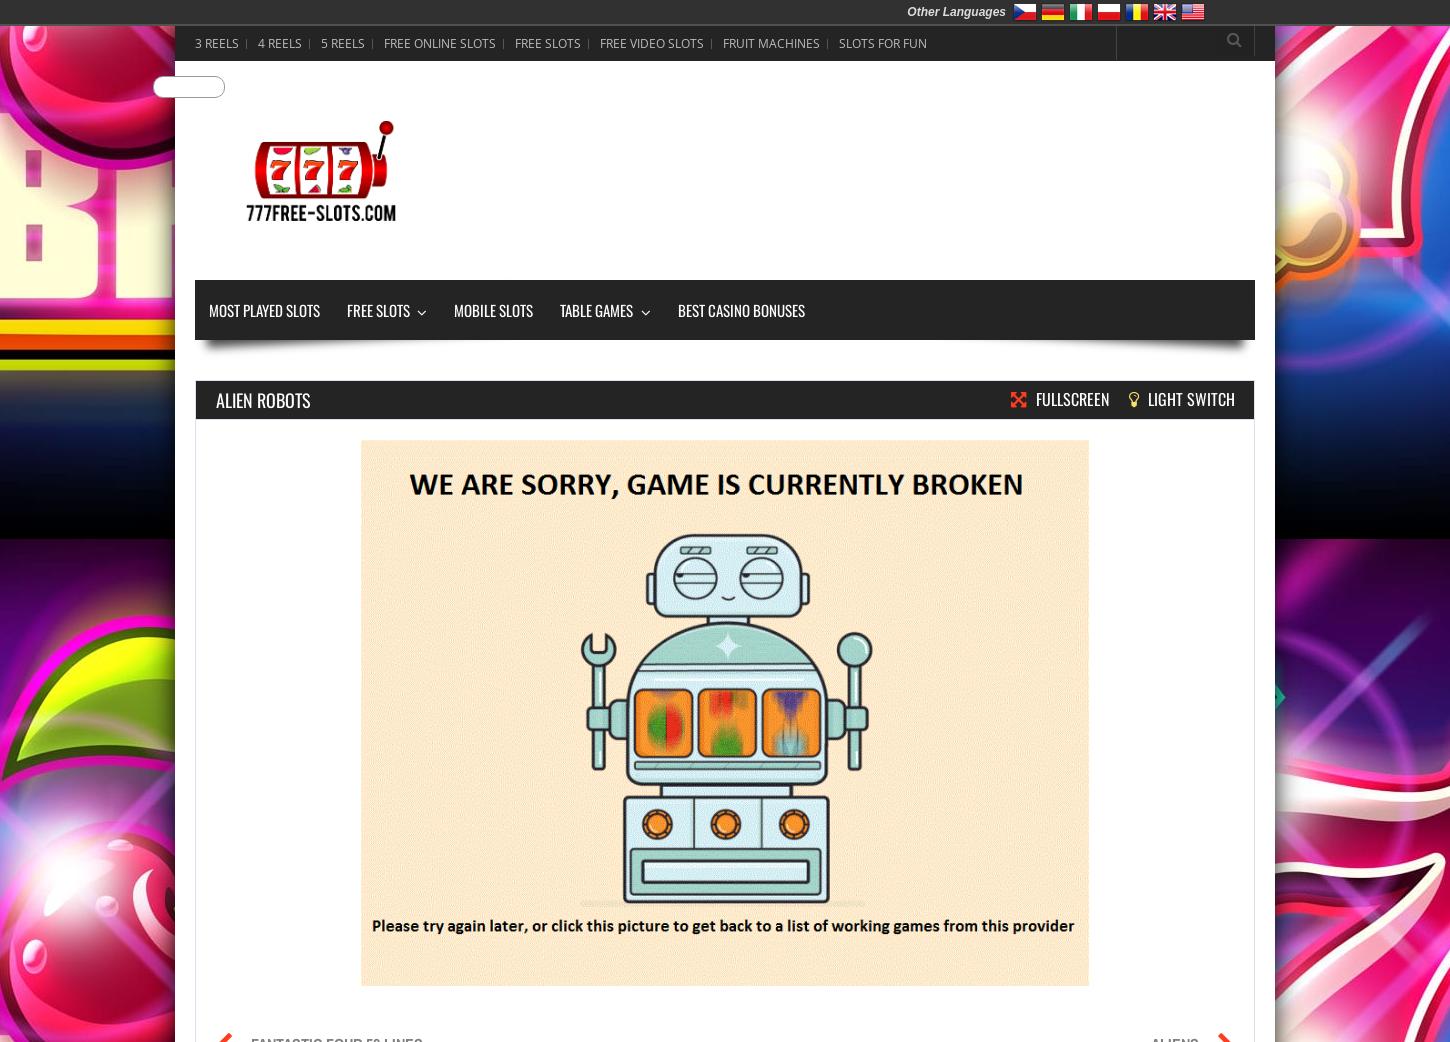 This screenshot has height=1042, width=1450. What do you see at coordinates (599, 304) in the screenshot?
I see `'Free Blackjack'` at bounding box center [599, 304].